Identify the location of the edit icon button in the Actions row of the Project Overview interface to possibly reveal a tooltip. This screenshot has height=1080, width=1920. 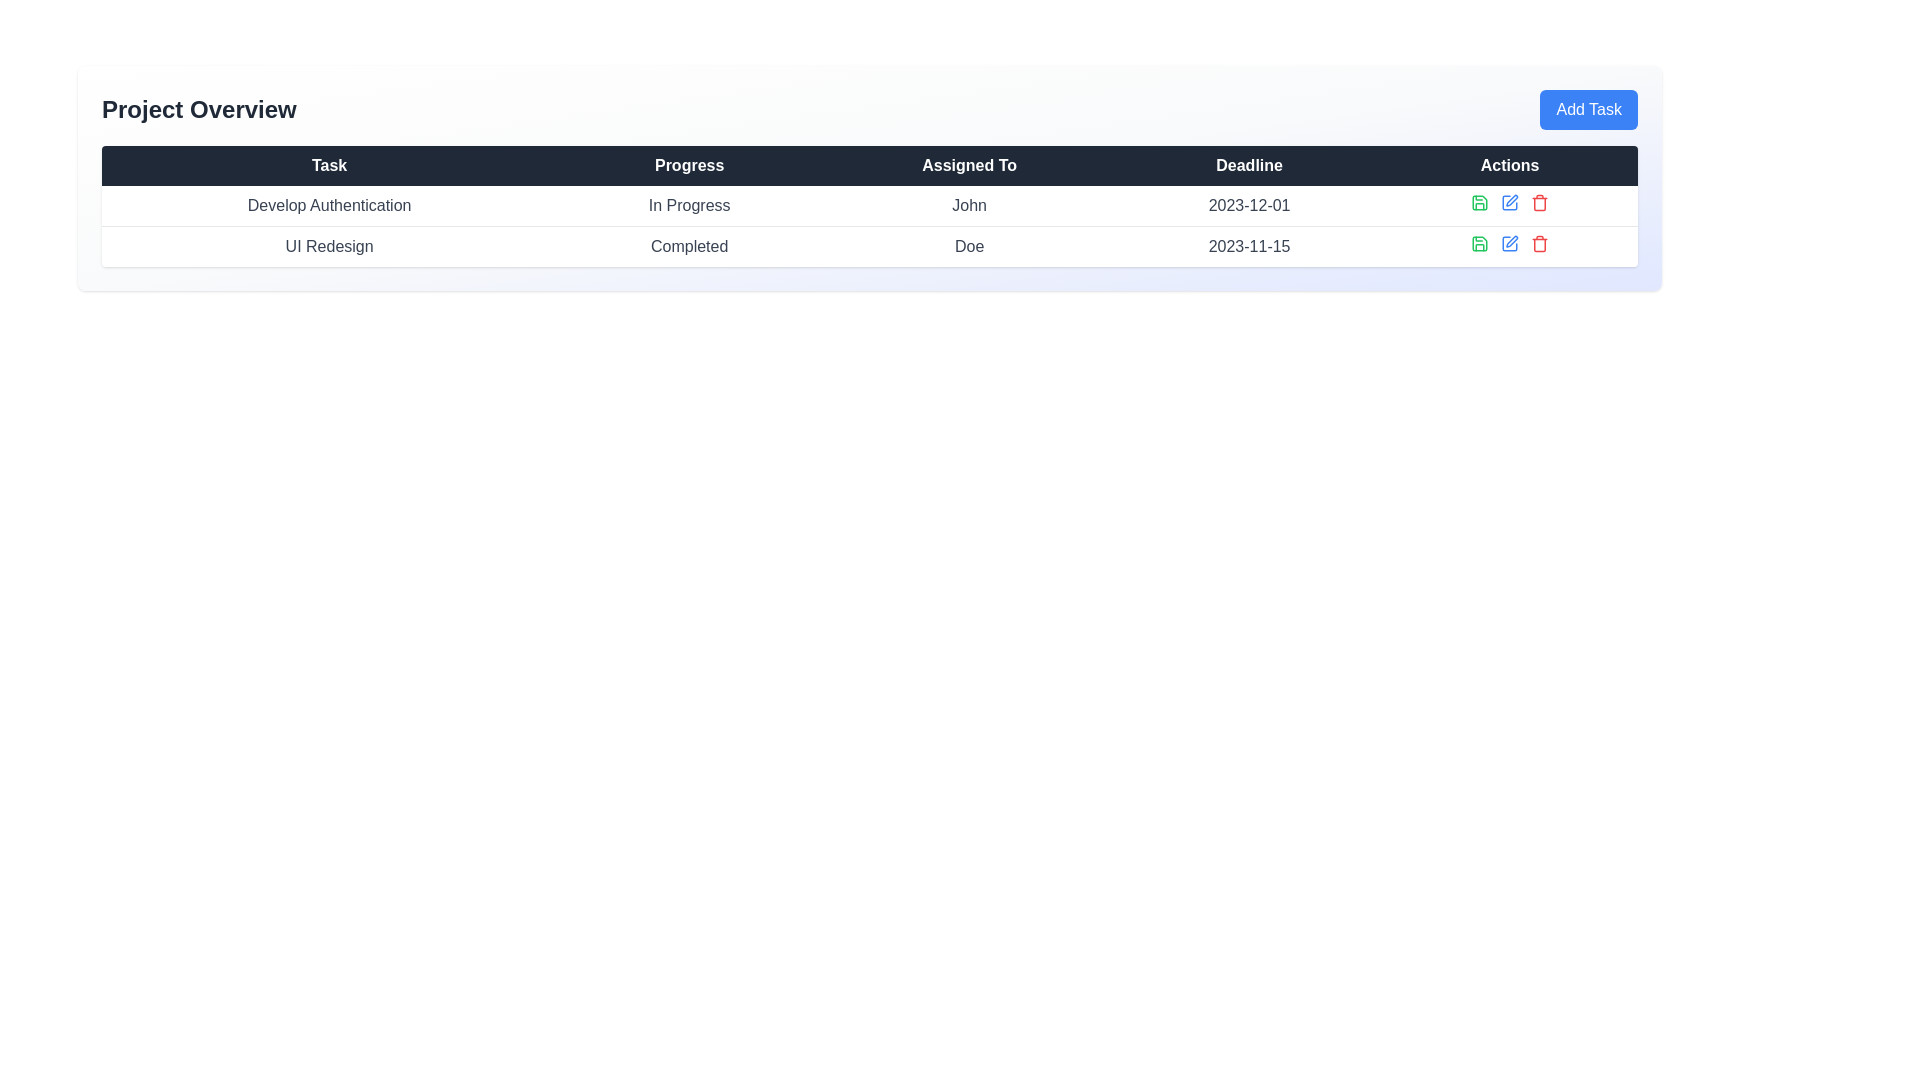
(1510, 203).